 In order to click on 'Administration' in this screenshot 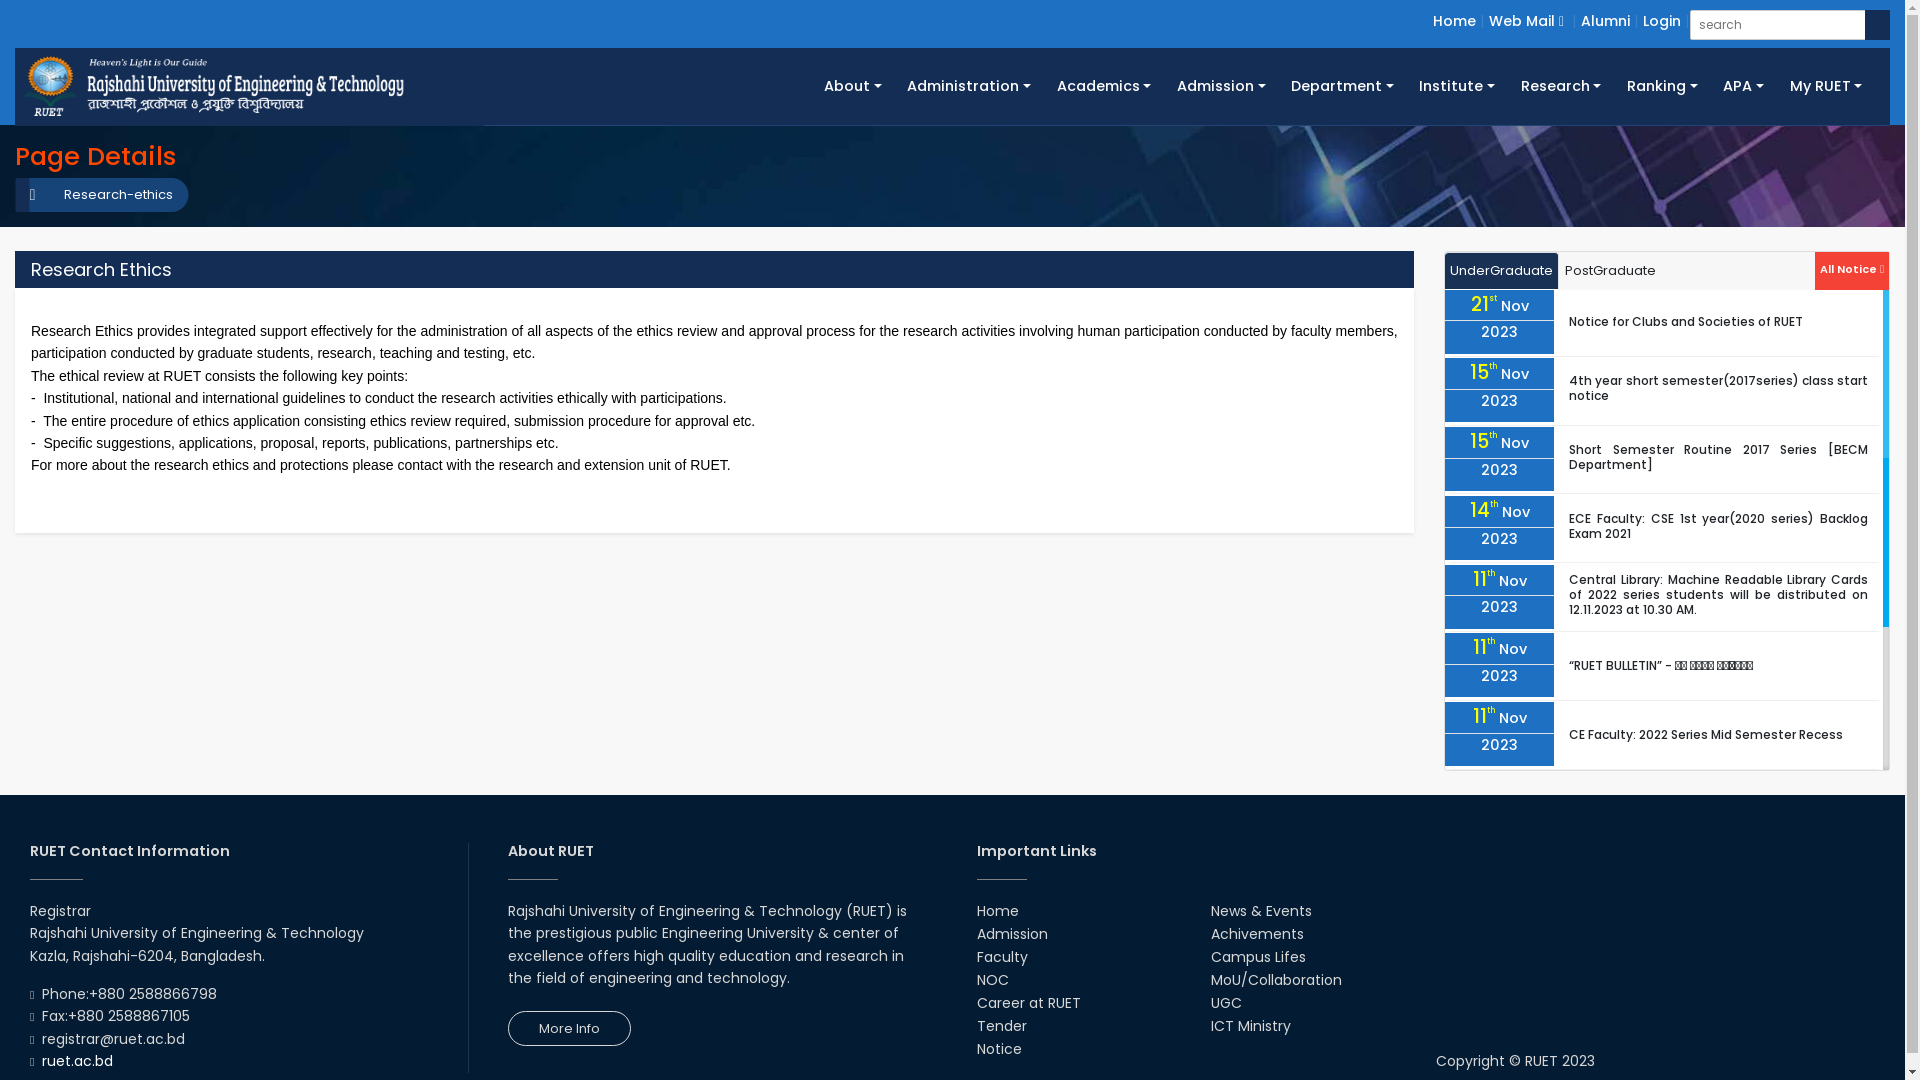, I will do `click(969, 85)`.